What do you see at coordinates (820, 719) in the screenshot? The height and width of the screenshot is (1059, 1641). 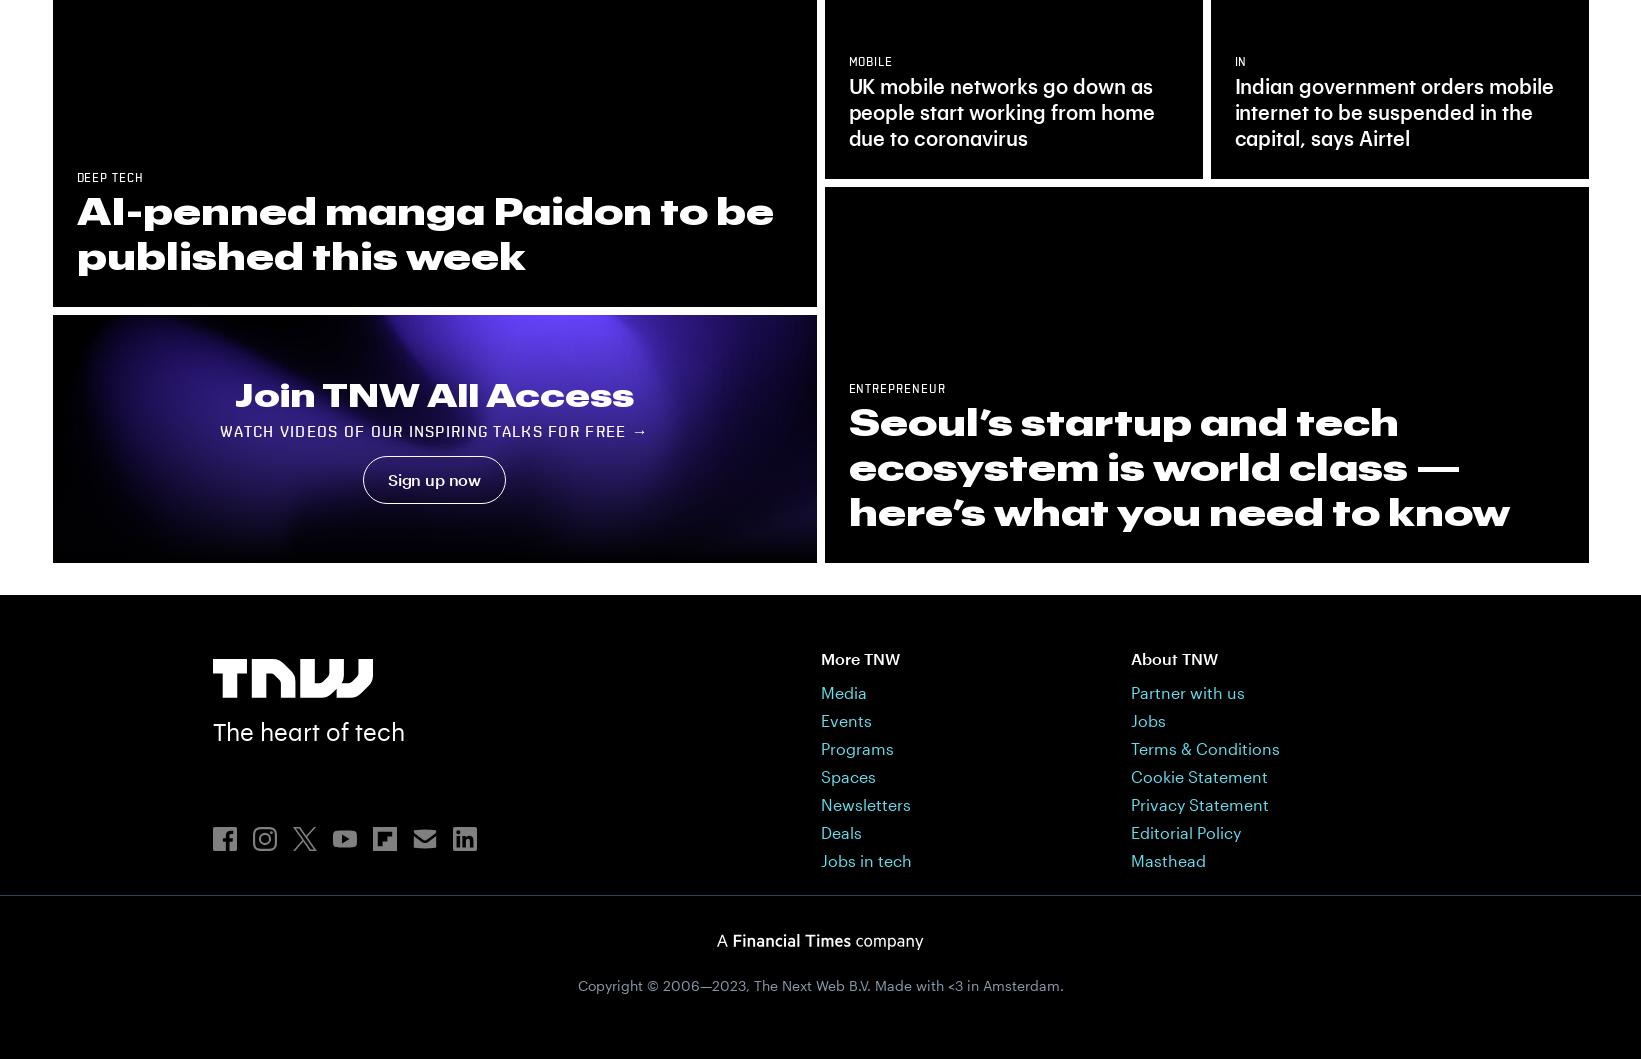 I see `'Events'` at bounding box center [820, 719].